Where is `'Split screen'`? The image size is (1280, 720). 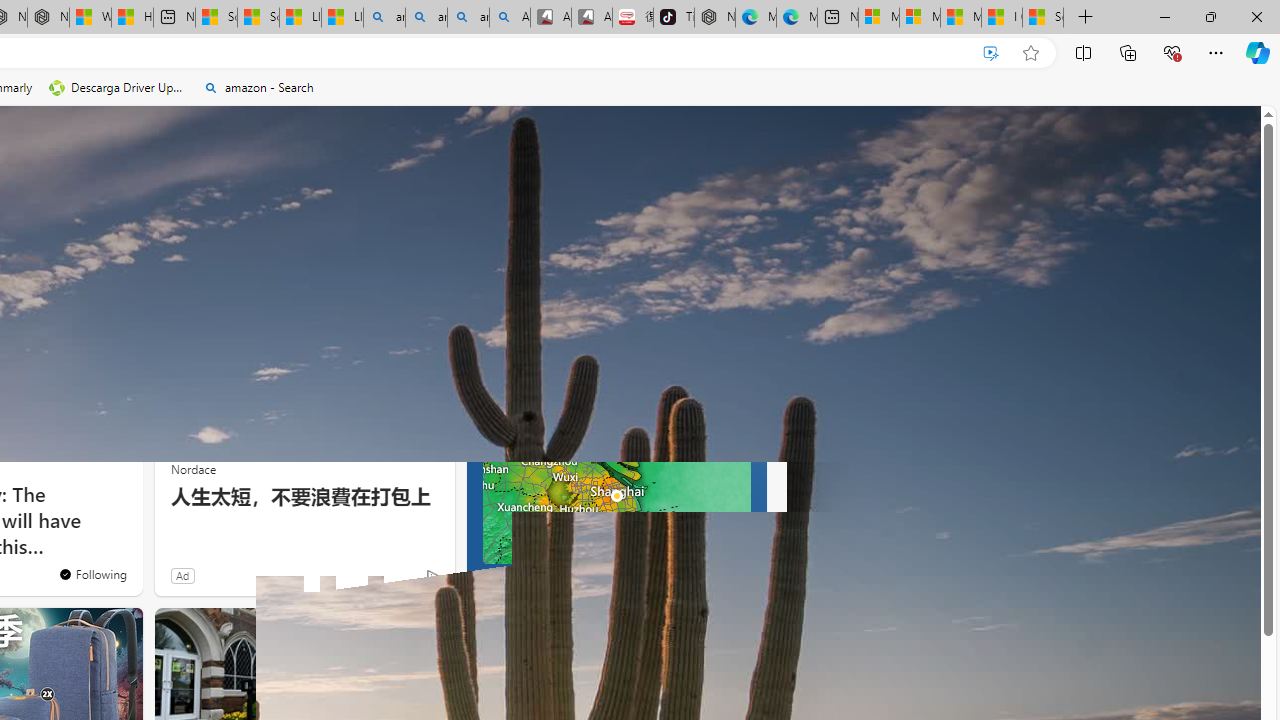 'Split screen' is located at coordinates (1082, 51).